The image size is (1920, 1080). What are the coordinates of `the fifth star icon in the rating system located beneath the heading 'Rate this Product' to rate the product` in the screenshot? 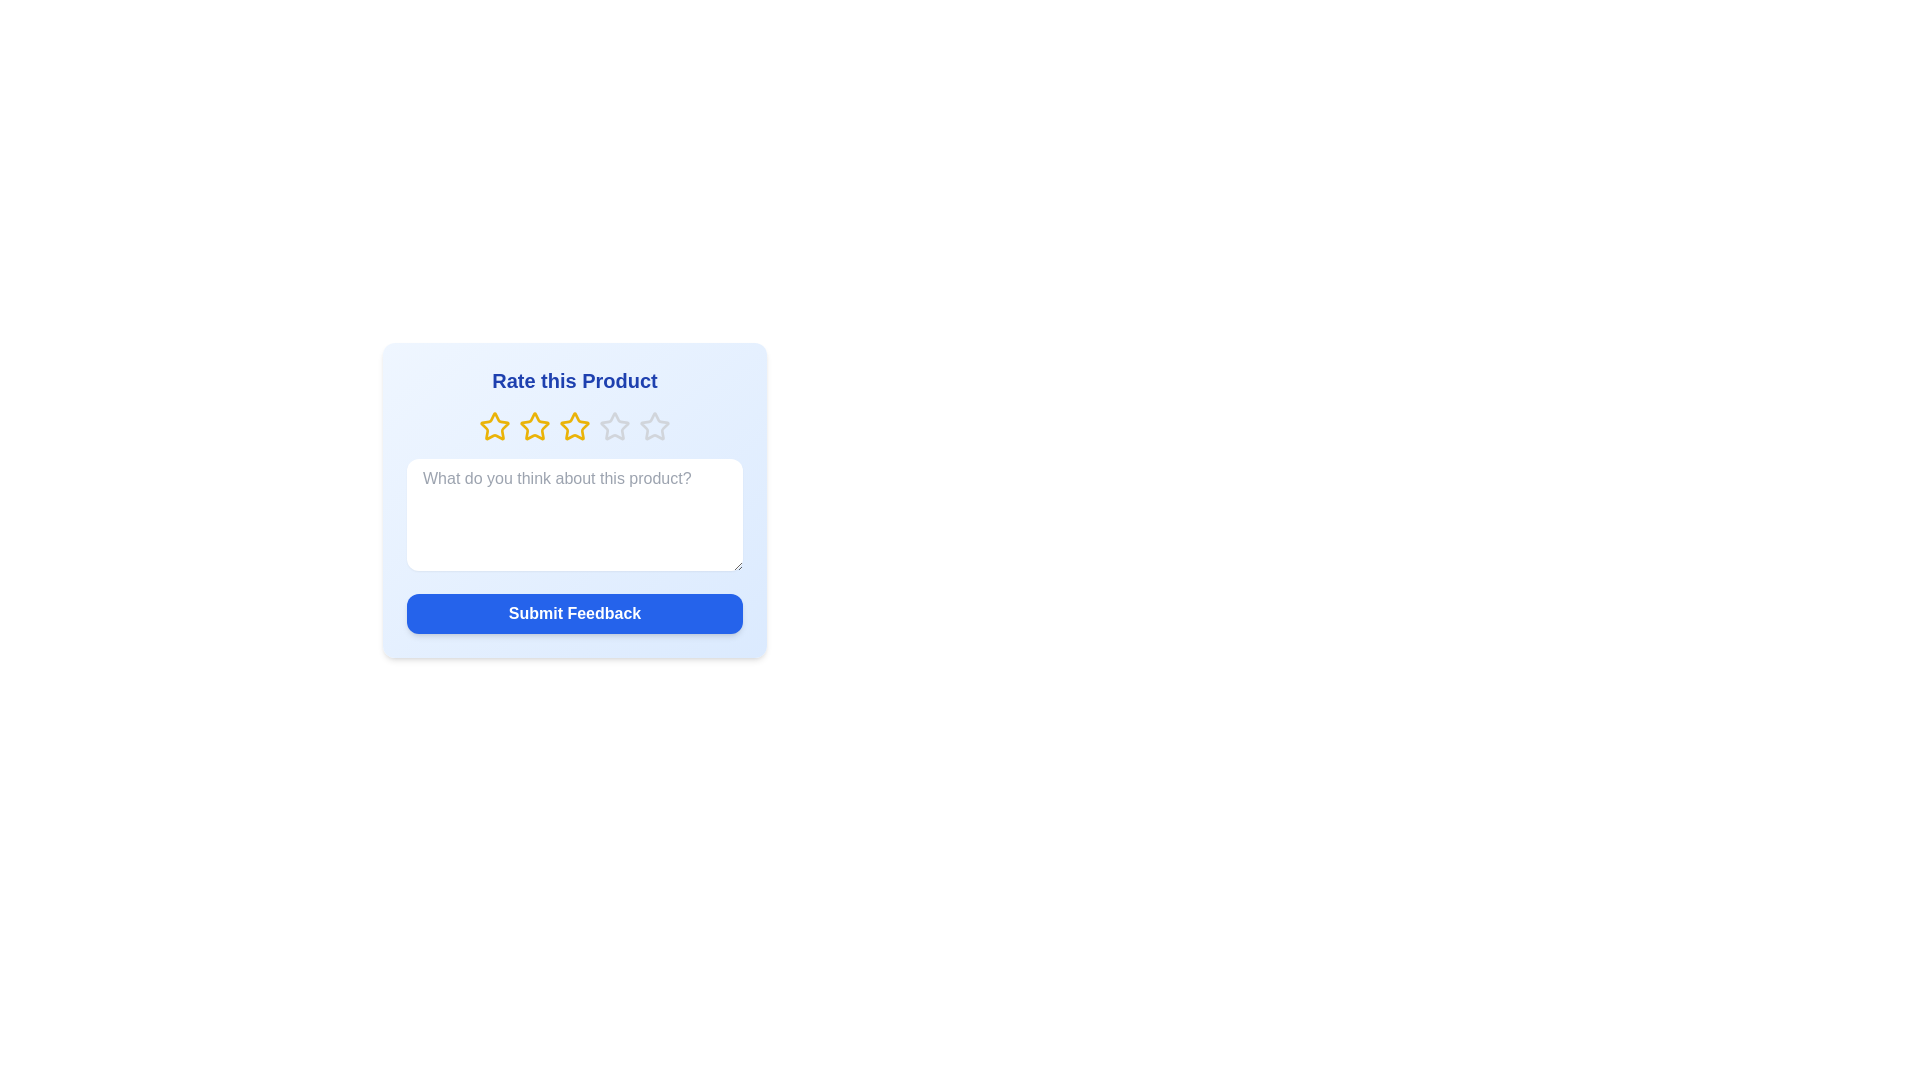 It's located at (653, 424).